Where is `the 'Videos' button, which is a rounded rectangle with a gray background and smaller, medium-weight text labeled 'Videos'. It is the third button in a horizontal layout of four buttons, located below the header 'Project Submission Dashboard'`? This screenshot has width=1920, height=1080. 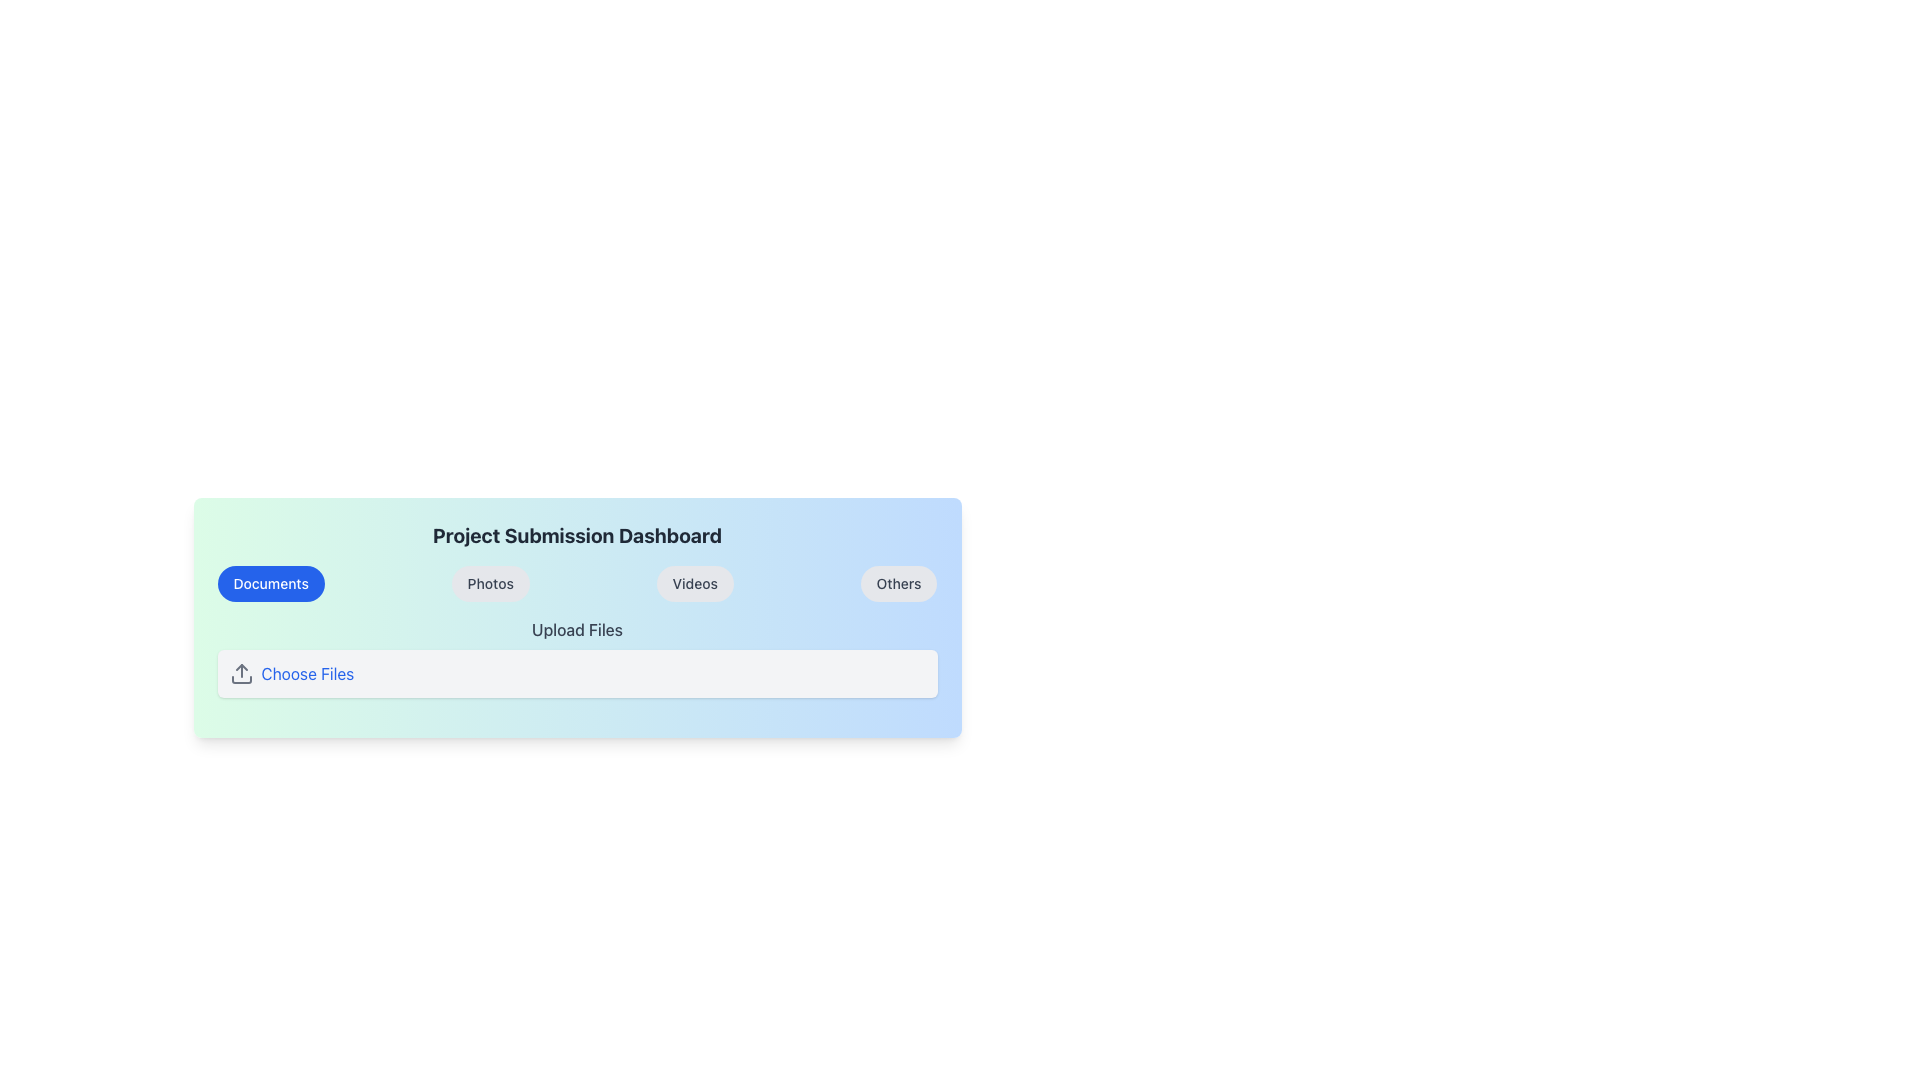 the 'Videos' button, which is a rounded rectangle with a gray background and smaller, medium-weight text labeled 'Videos'. It is the third button in a horizontal layout of four buttons, located below the header 'Project Submission Dashboard' is located at coordinates (695, 583).